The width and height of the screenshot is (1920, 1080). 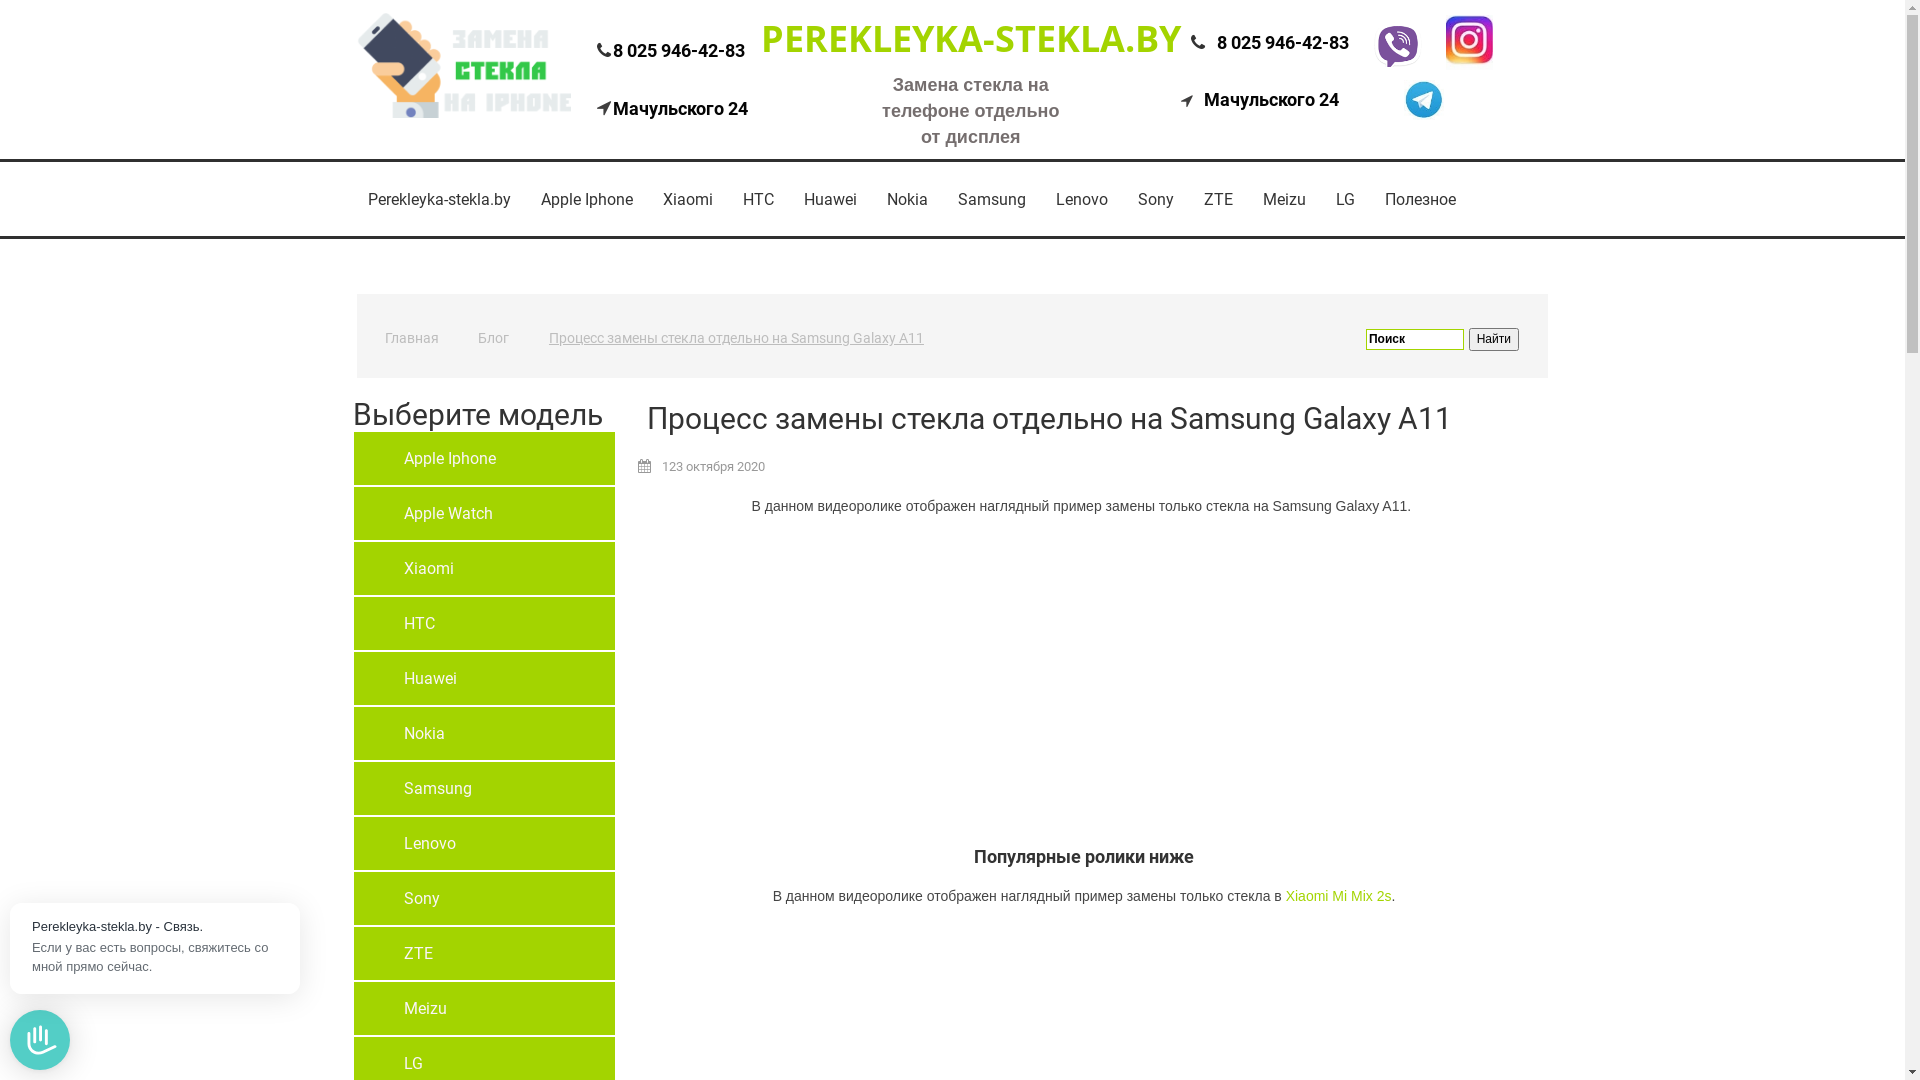 What do you see at coordinates (585, 200) in the screenshot?
I see `'Apple Iphone'` at bounding box center [585, 200].